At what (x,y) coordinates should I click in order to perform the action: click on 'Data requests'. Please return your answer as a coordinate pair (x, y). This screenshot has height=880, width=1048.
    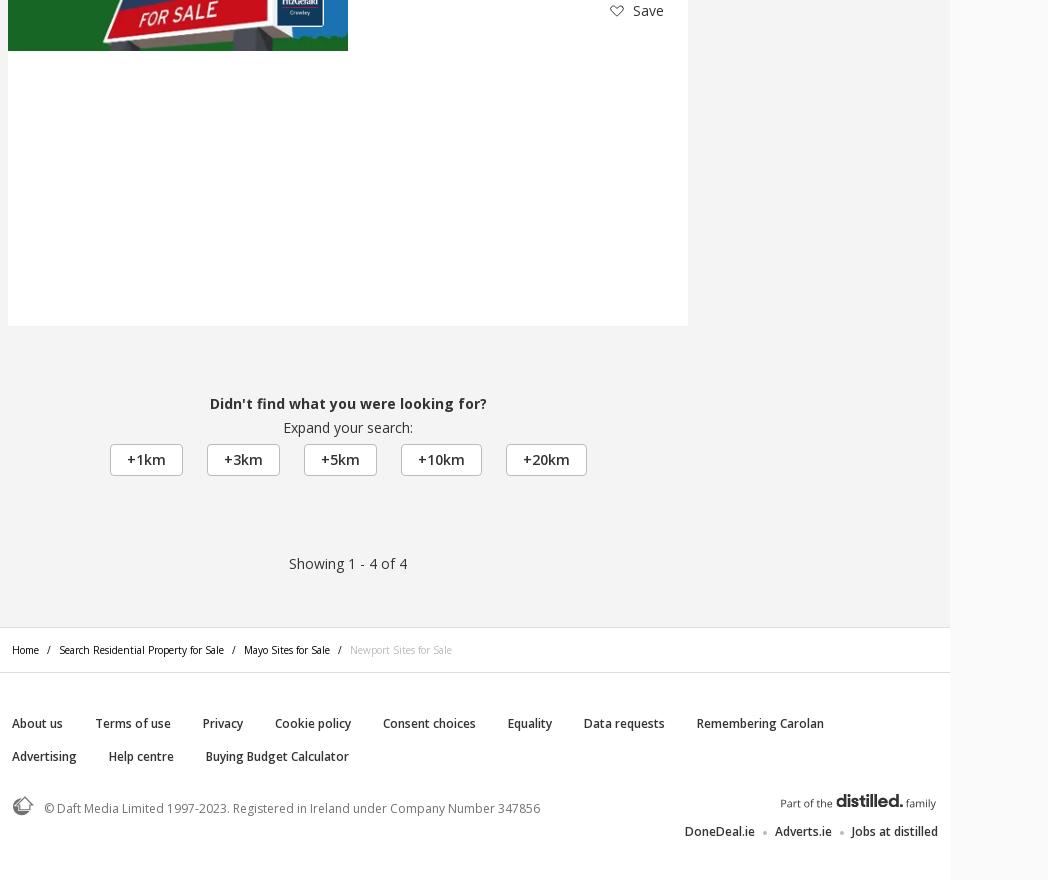
    Looking at the image, I should click on (584, 723).